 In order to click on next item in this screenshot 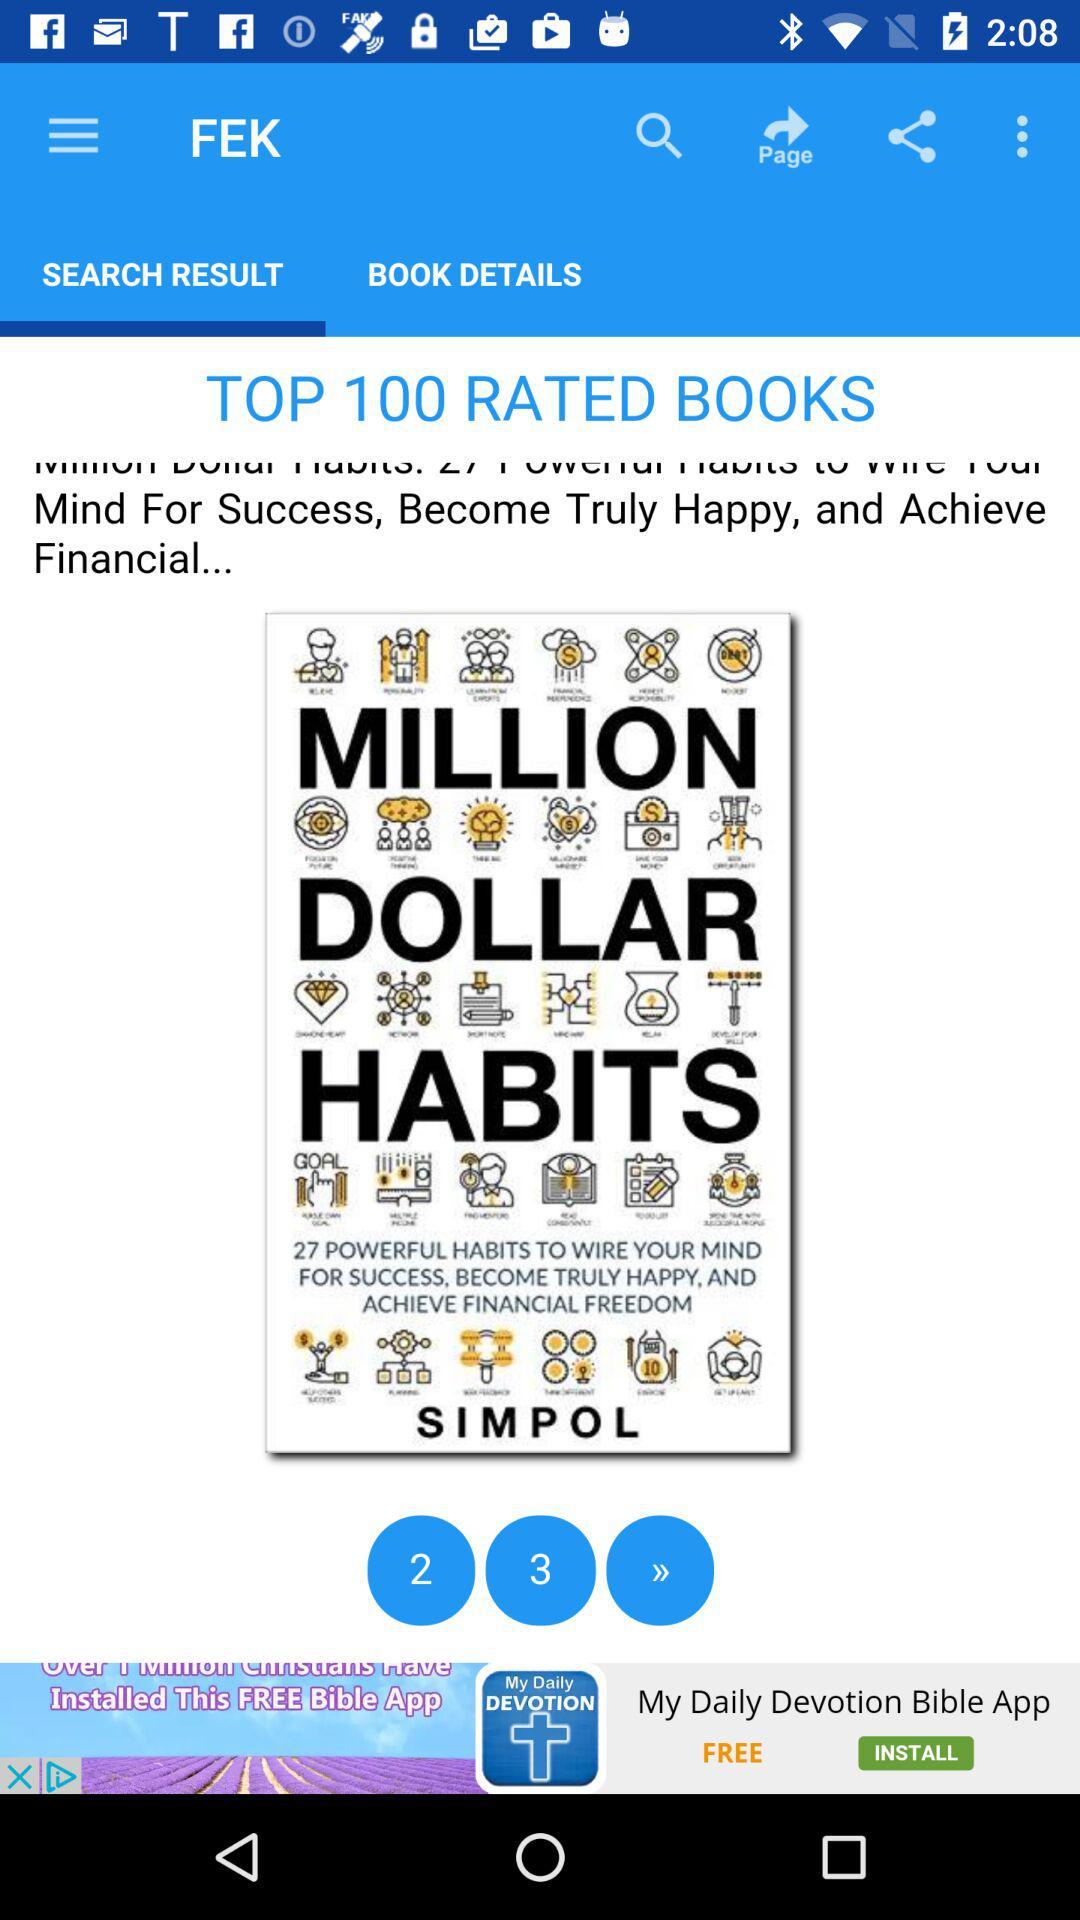, I will do `click(540, 999)`.